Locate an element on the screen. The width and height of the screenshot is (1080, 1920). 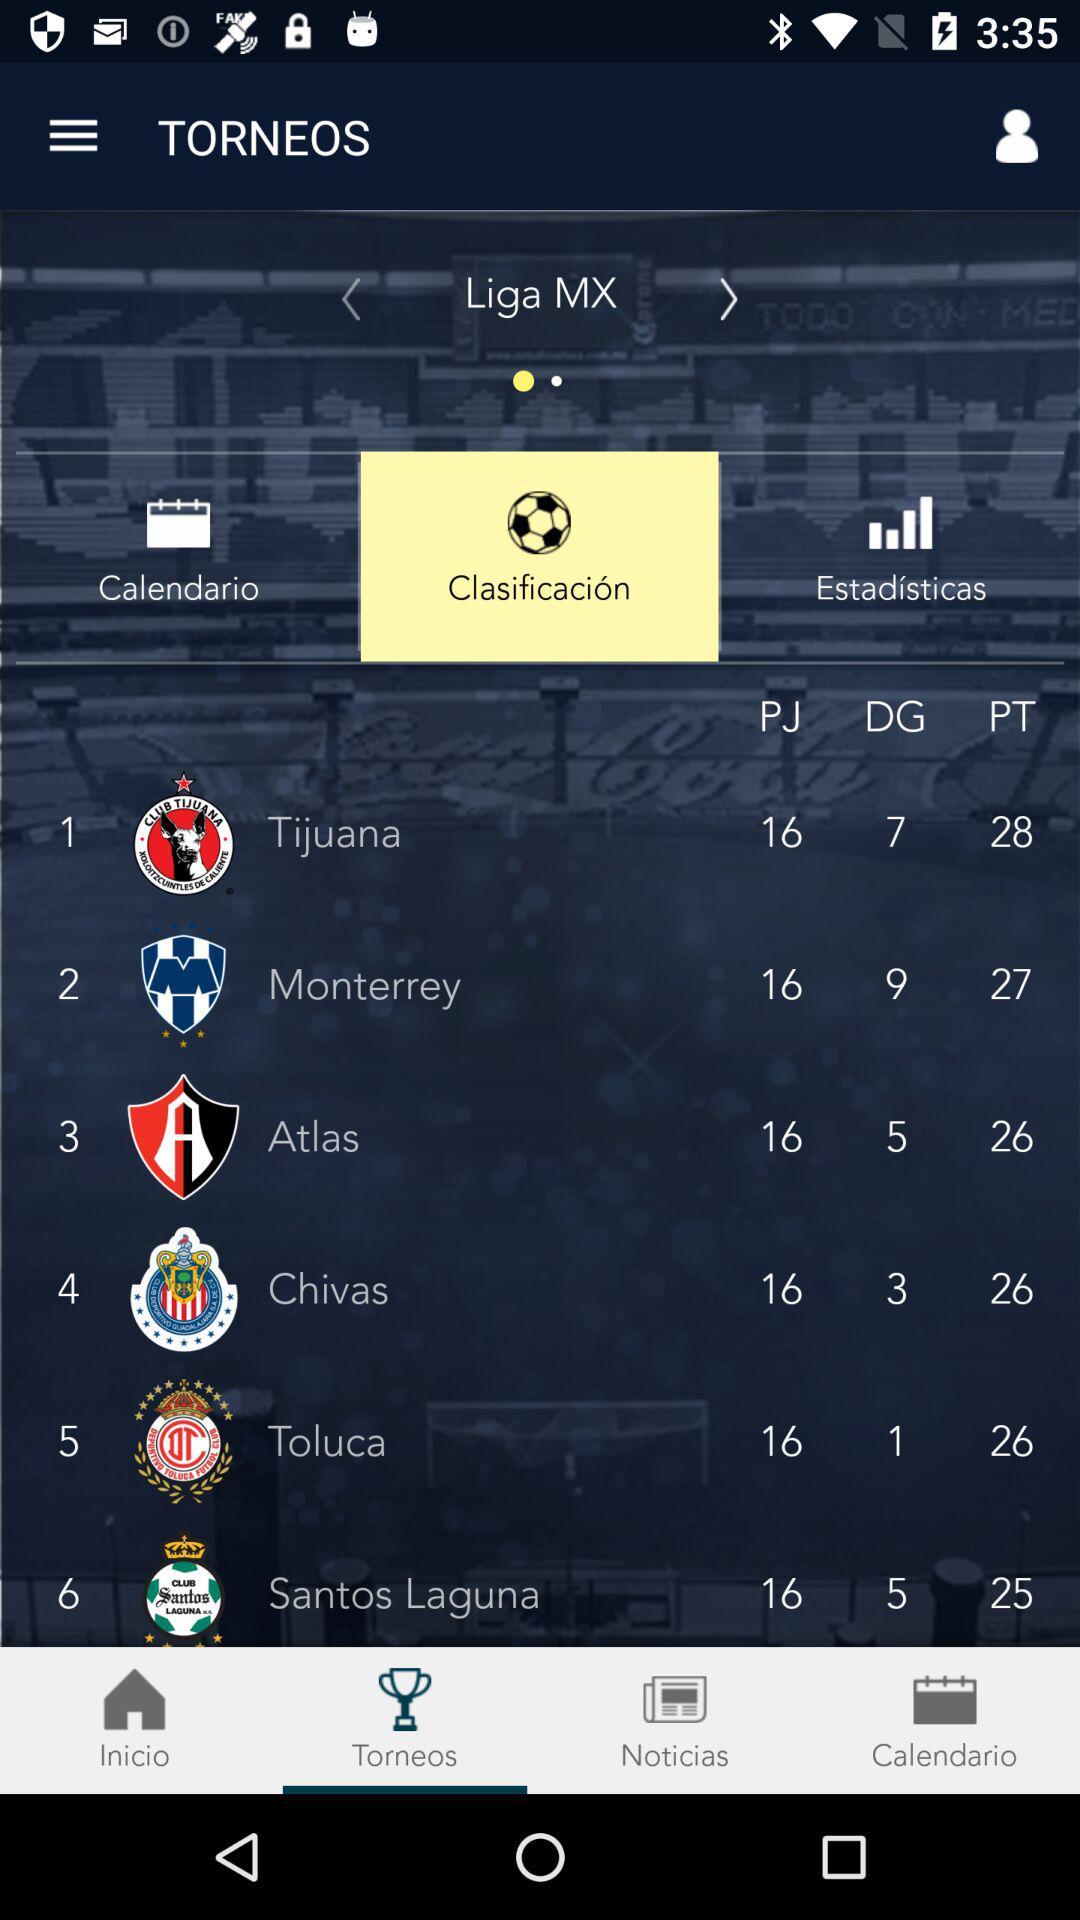
the date_range icon is located at coordinates (675, 1719).